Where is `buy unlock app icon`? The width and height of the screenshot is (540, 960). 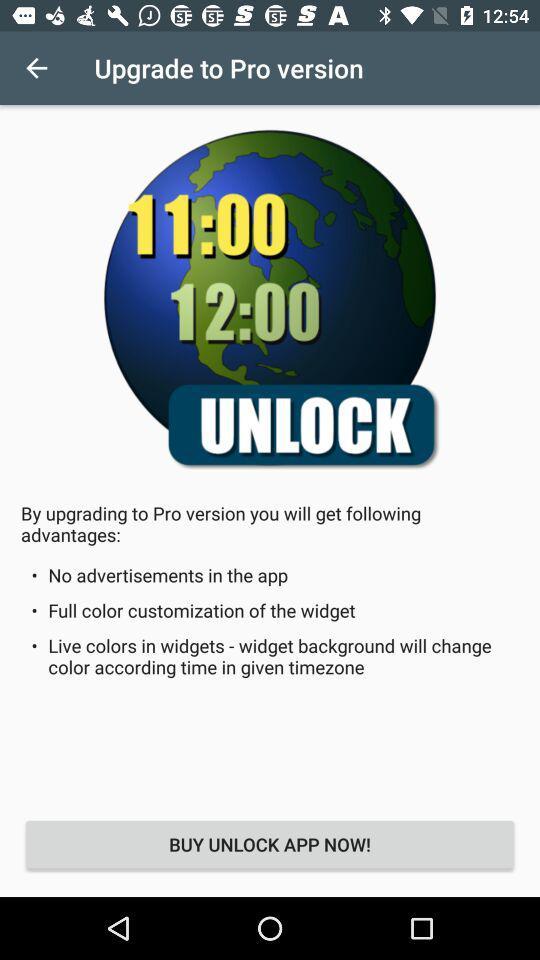
buy unlock app icon is located at coordinates (270, 843).